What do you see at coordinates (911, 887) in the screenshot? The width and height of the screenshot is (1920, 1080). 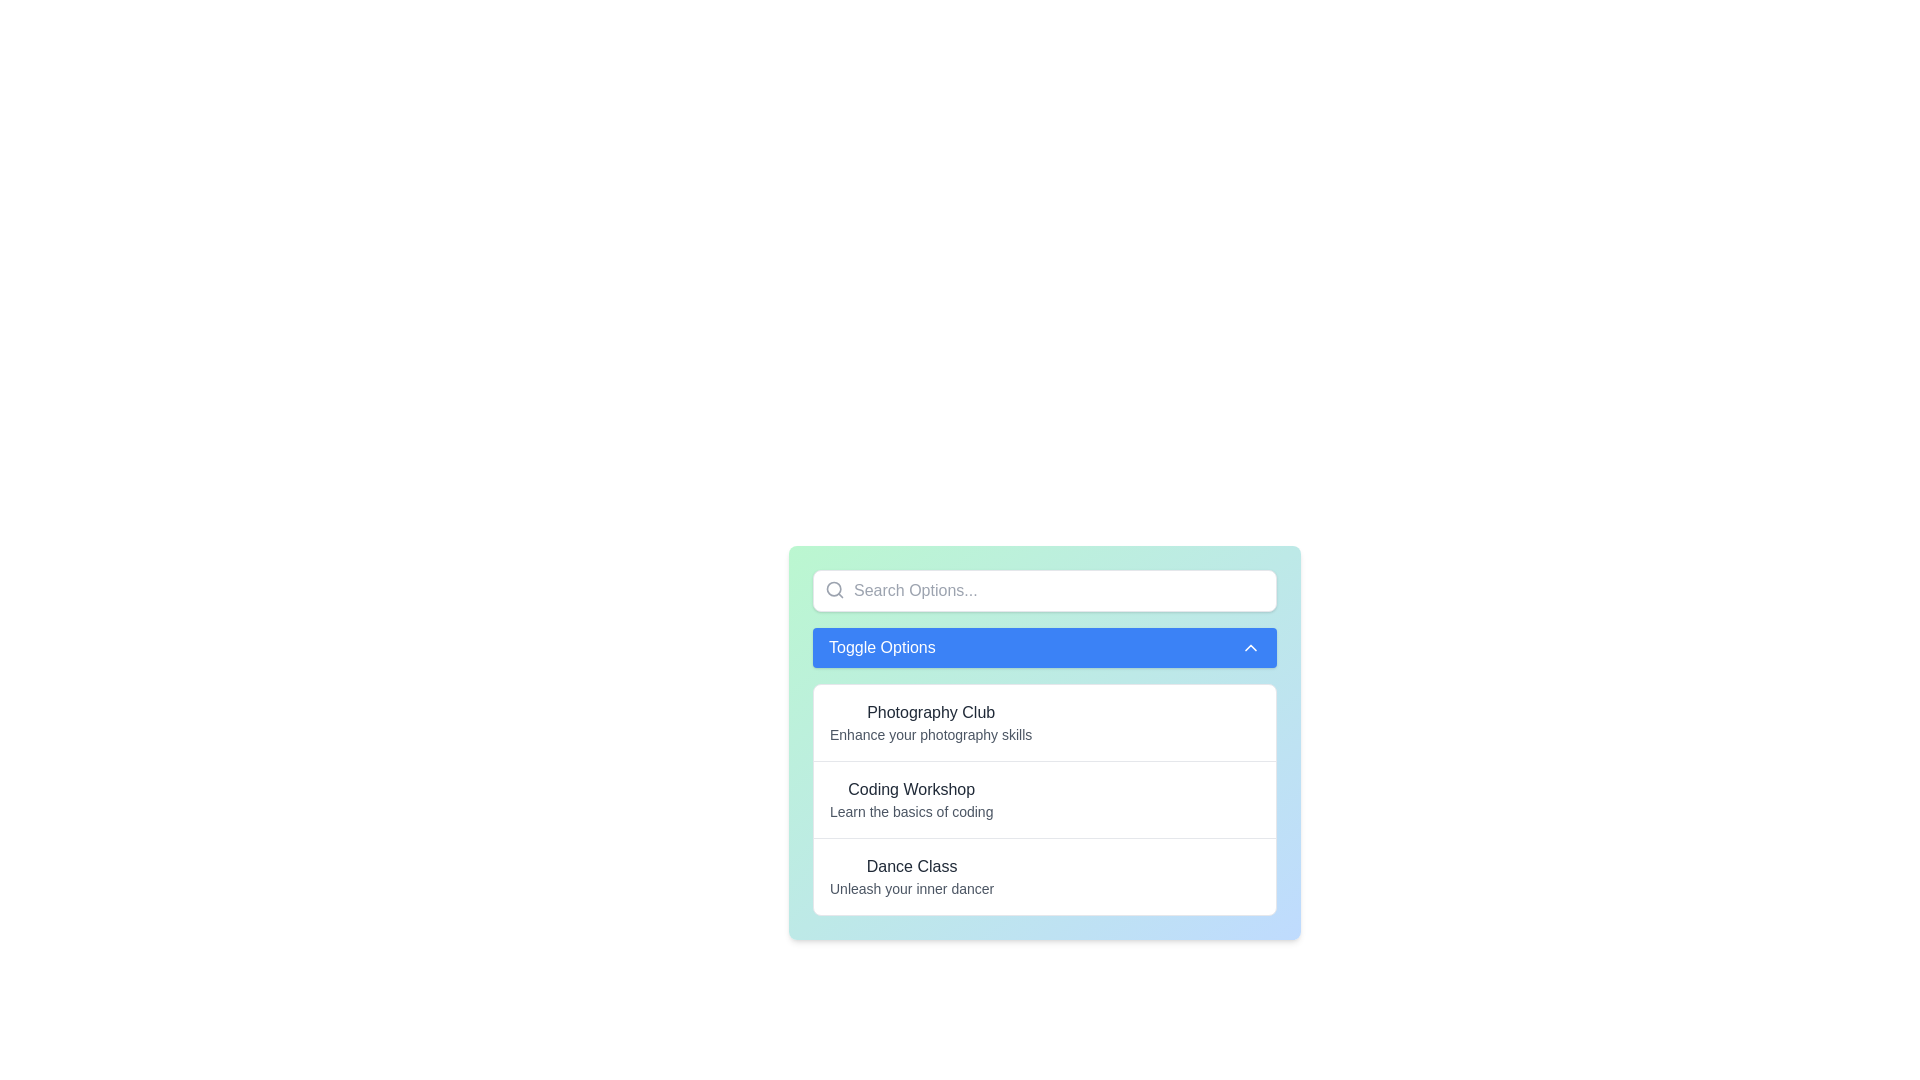 I see `the descriptive text label located below the 'Dance Class' title in the card-like section of the interface` at bounding box center [911, 887].